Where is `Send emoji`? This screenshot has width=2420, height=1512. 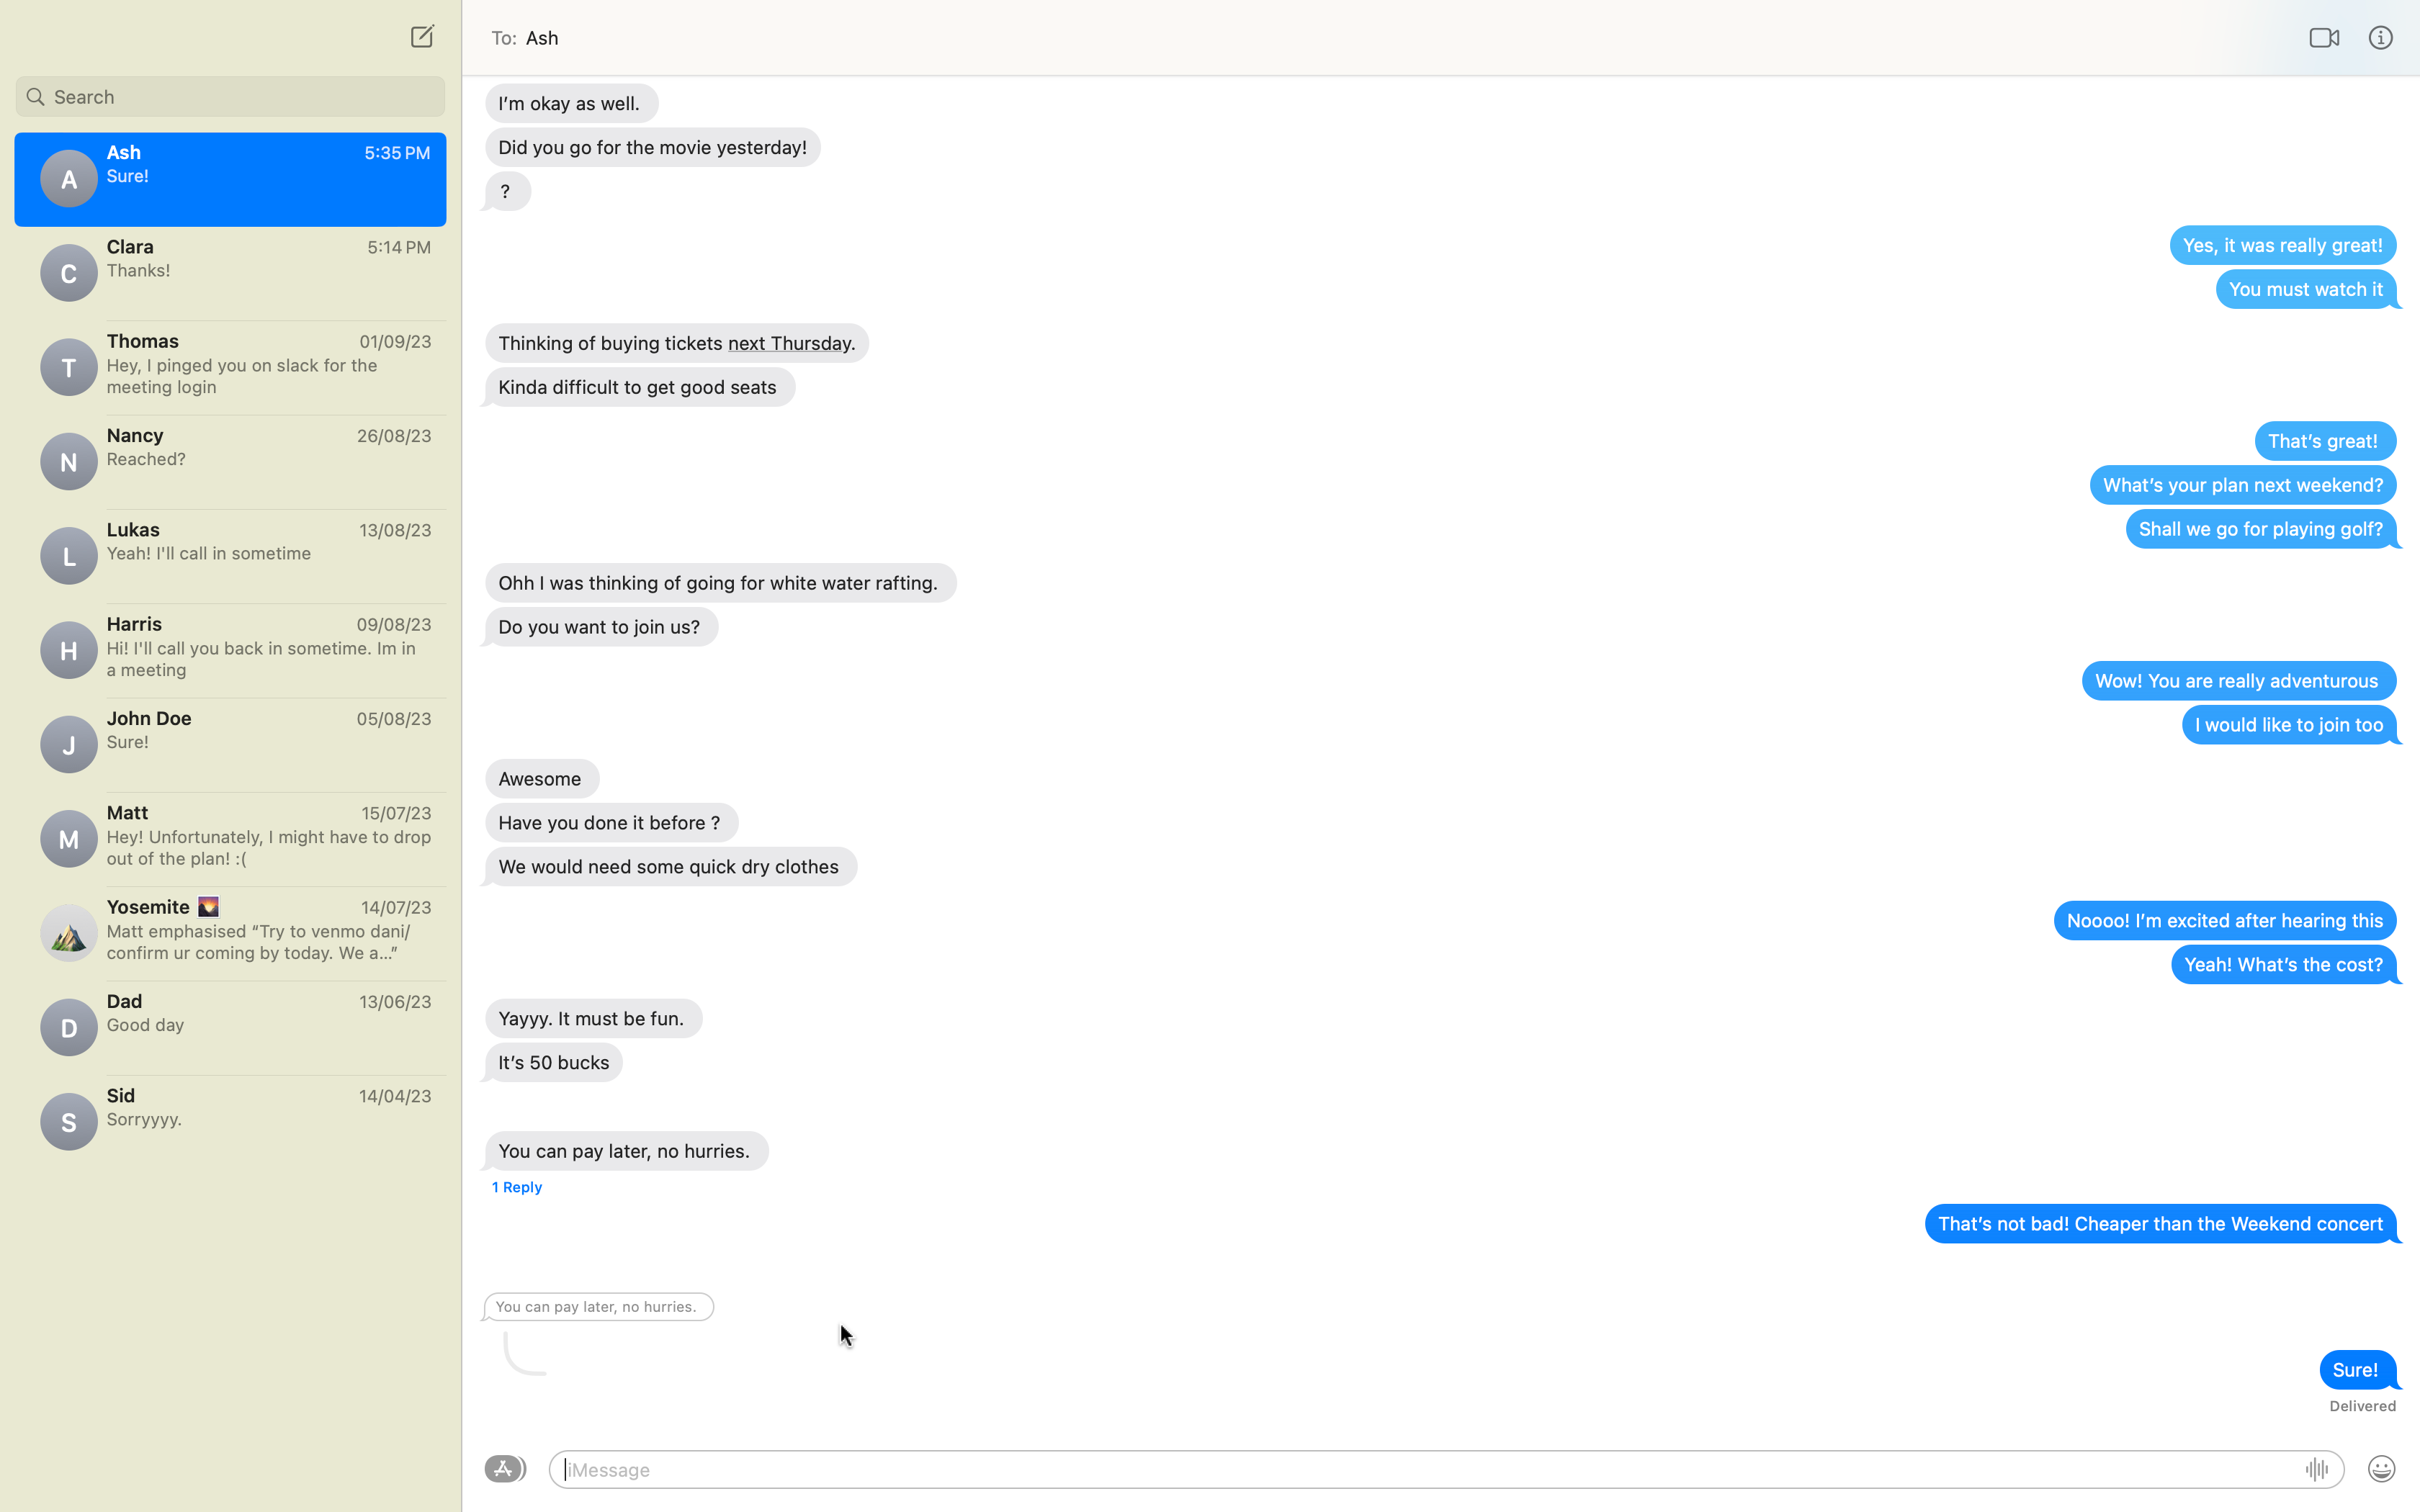 Send emoji is located at coordinates (2380, 1470).